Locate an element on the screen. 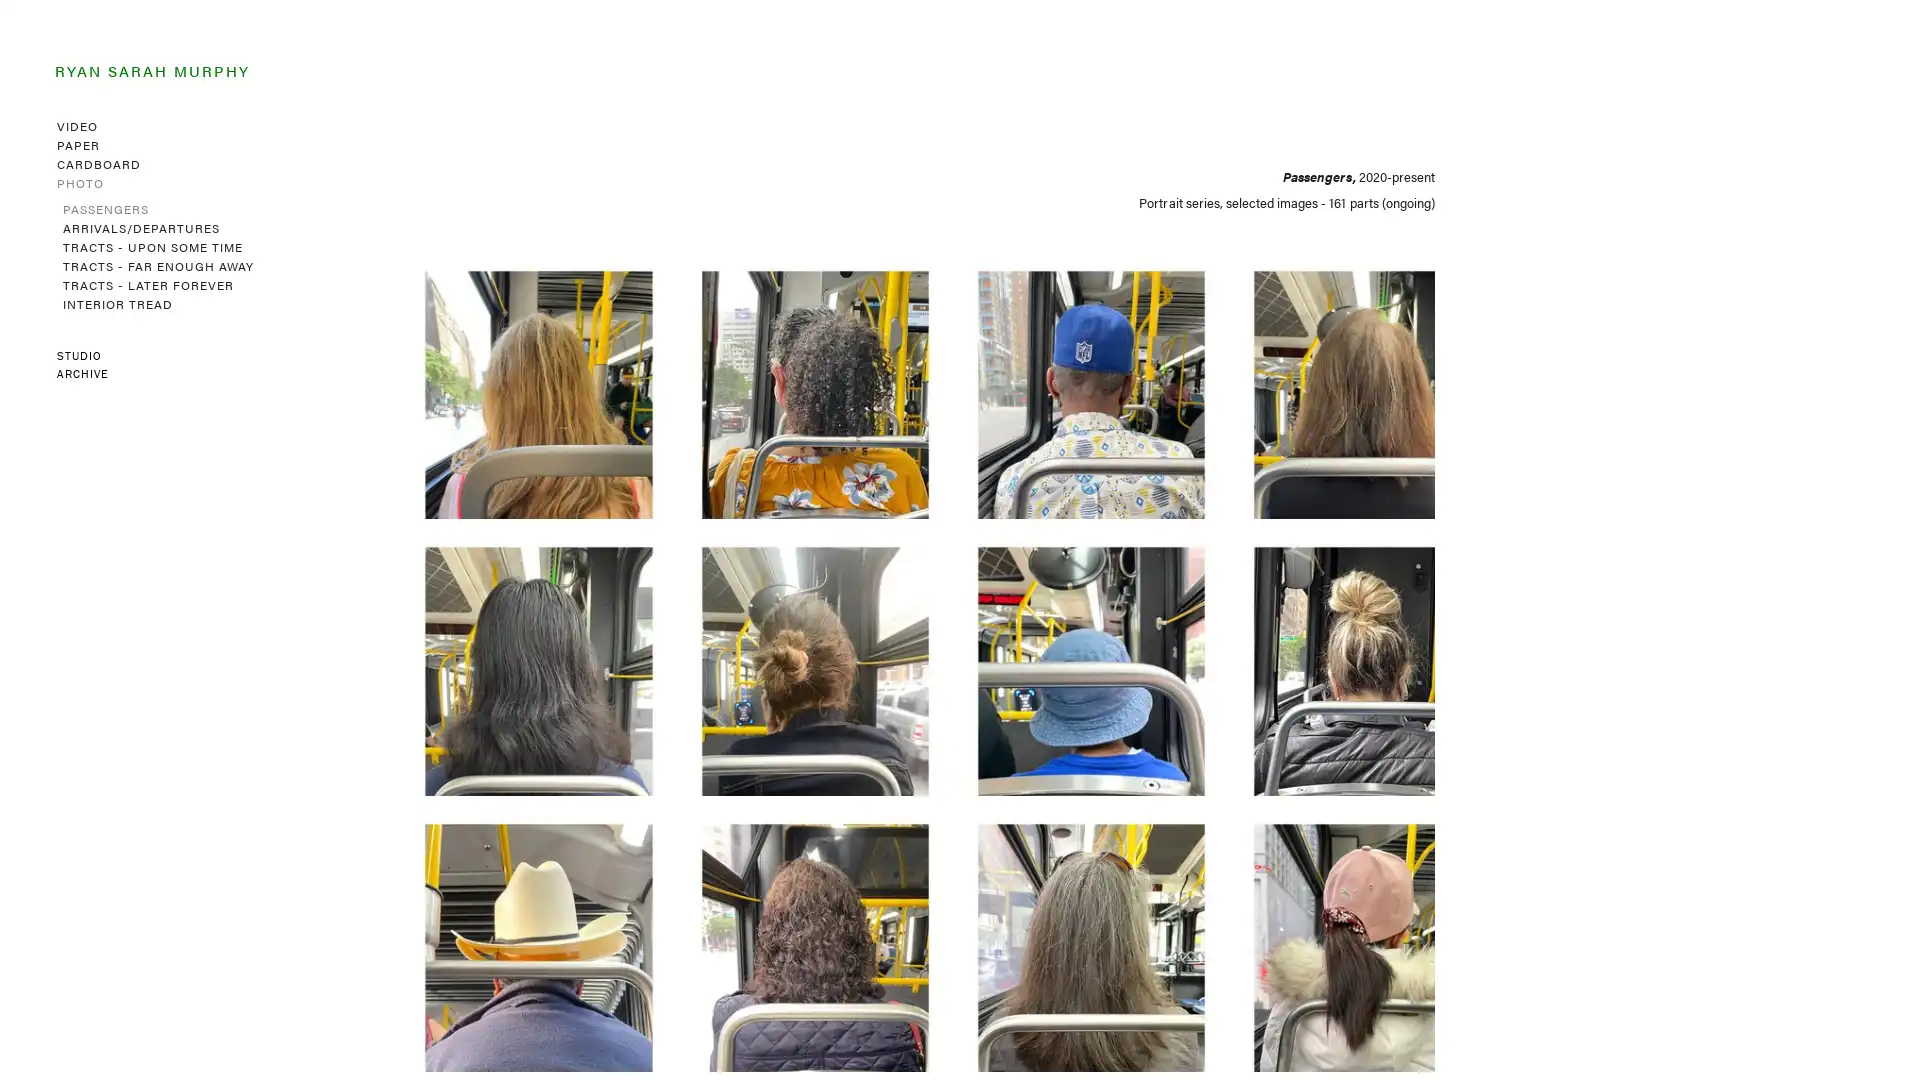 The height and width of the screenshot is (1080, 1920). View fullsize Passenger 161-.jpeg is located at coordinates (480, 368).